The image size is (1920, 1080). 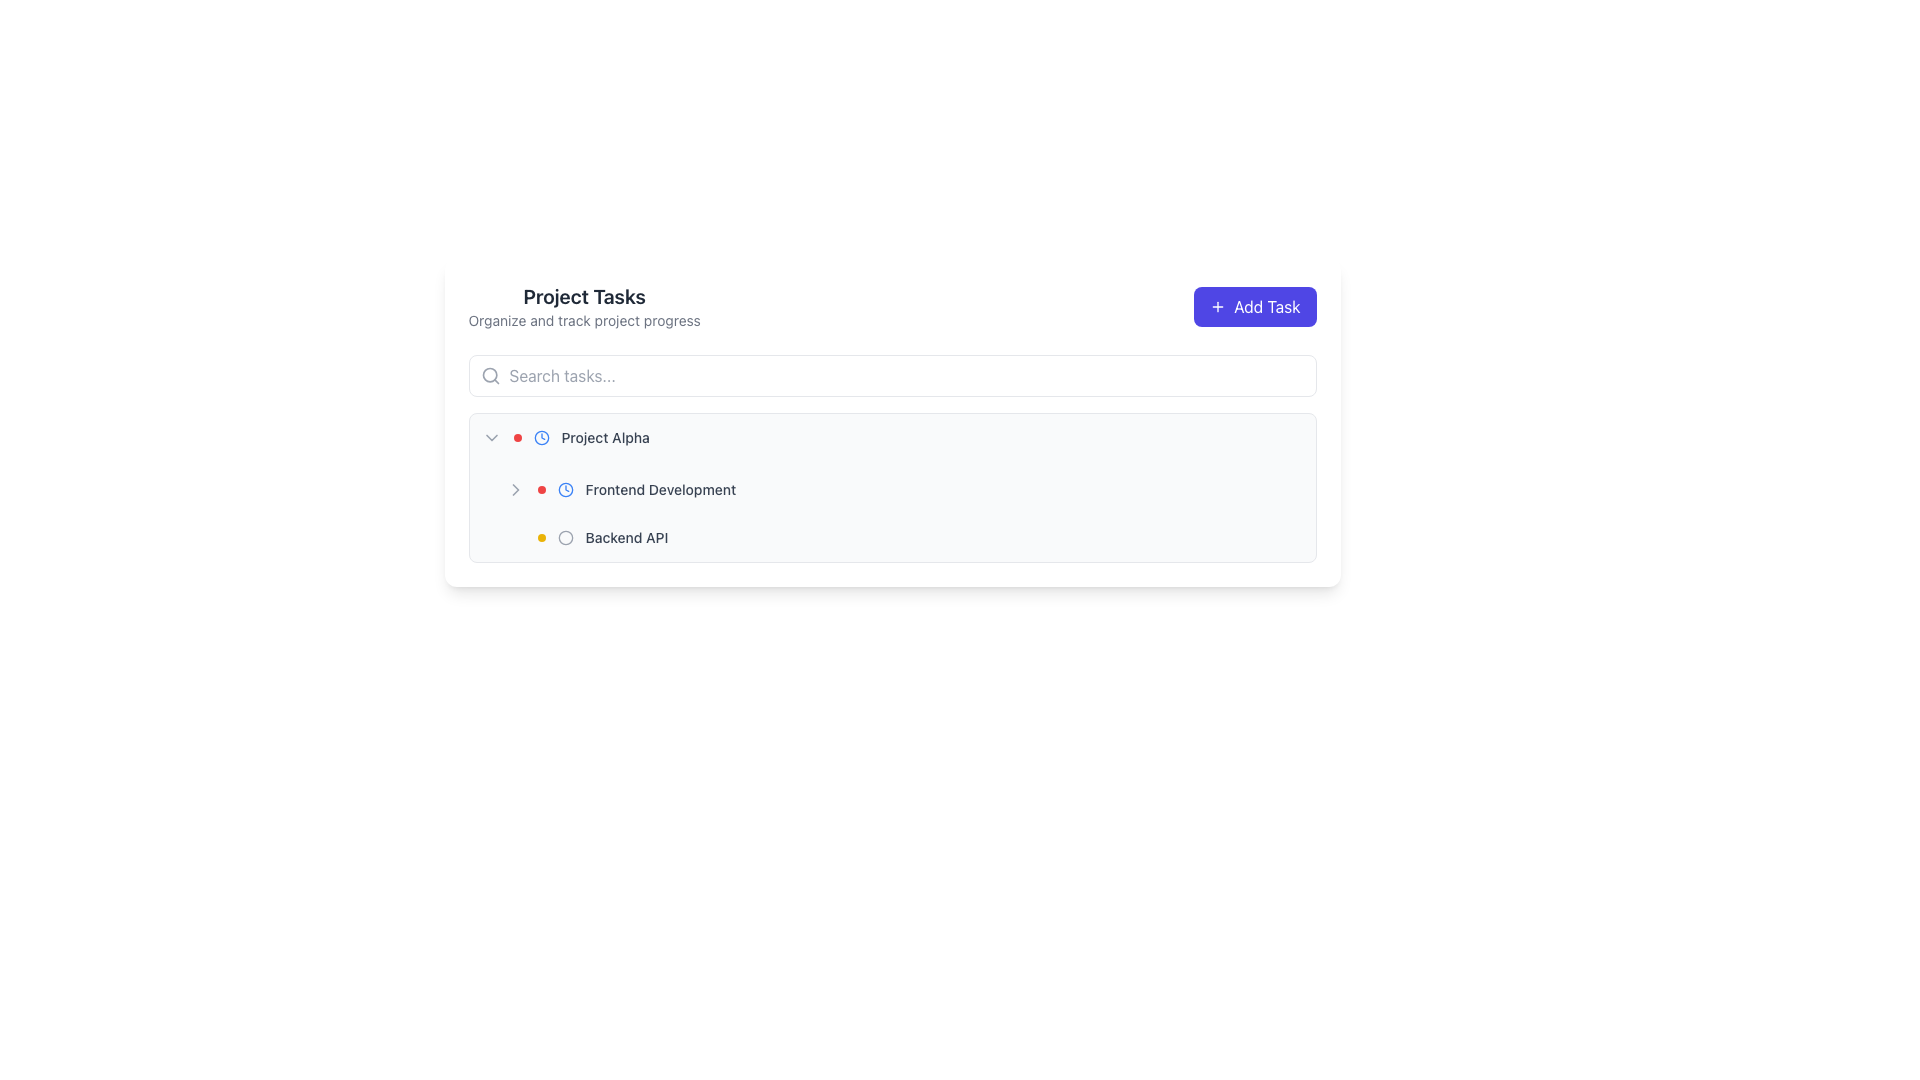 I want to click on the context of the text label displaying 'Backend API' which is the third task item under 'Frontend Development' in the task list interface, so click(x=626, y=536).